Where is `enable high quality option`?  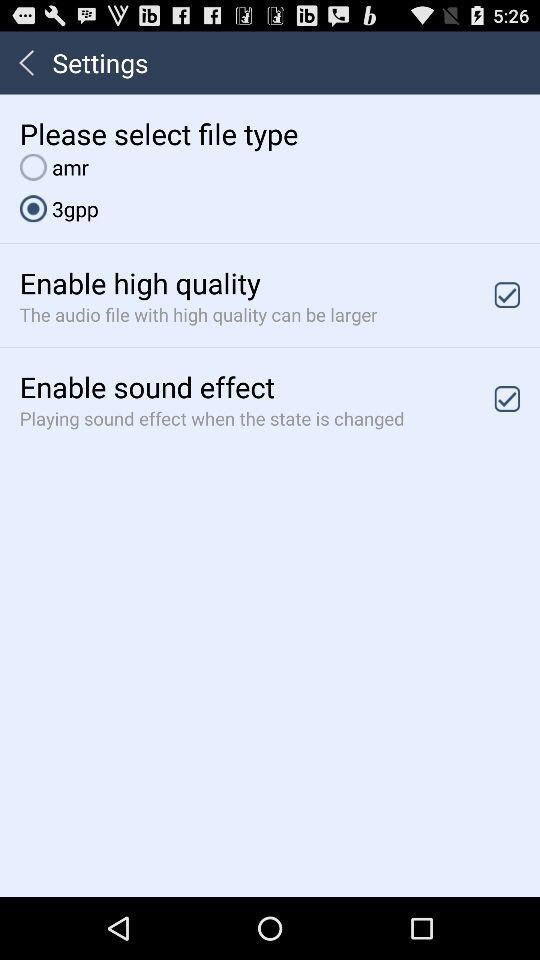 enable high quality option is located at coordinates (507, 294).